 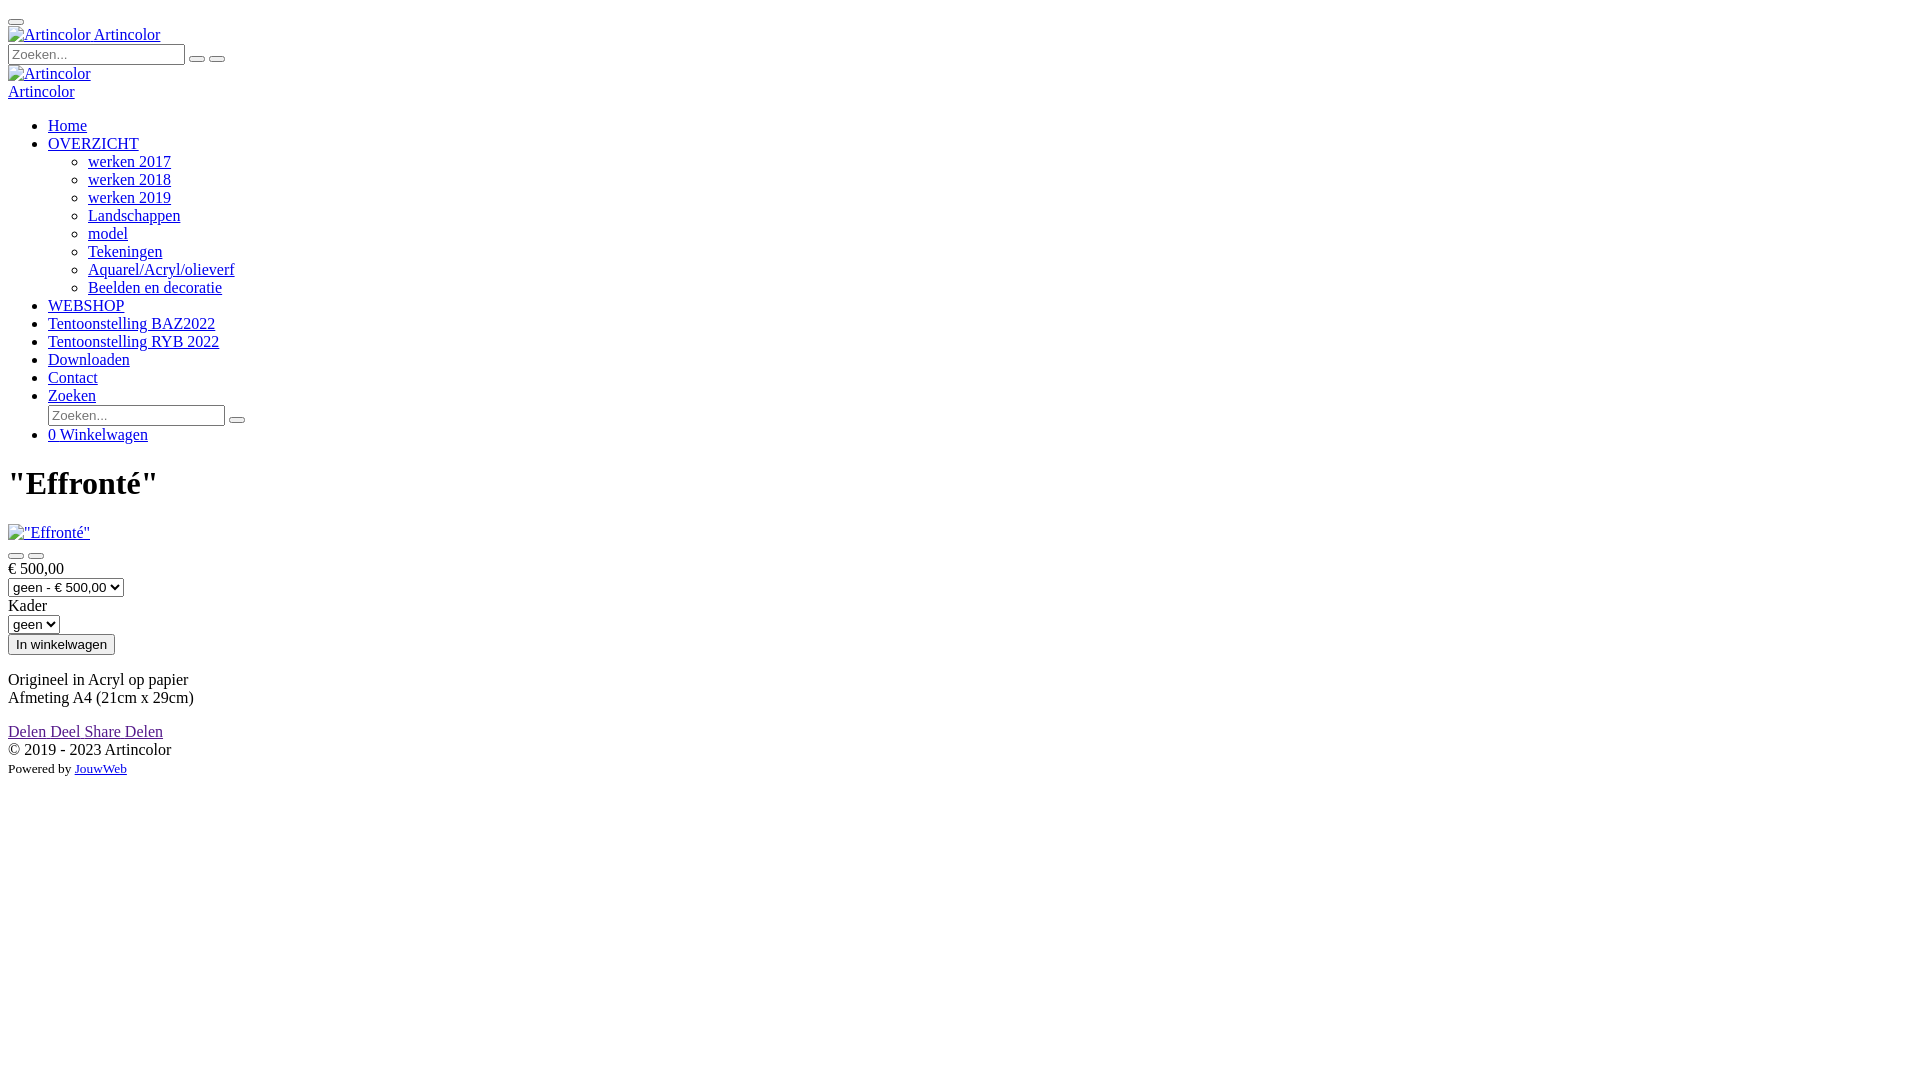 What do you see at coordinates (153, 287) in the screenshot?
I see `'Beelden en decoratie'` at bounding box center [153, 287].